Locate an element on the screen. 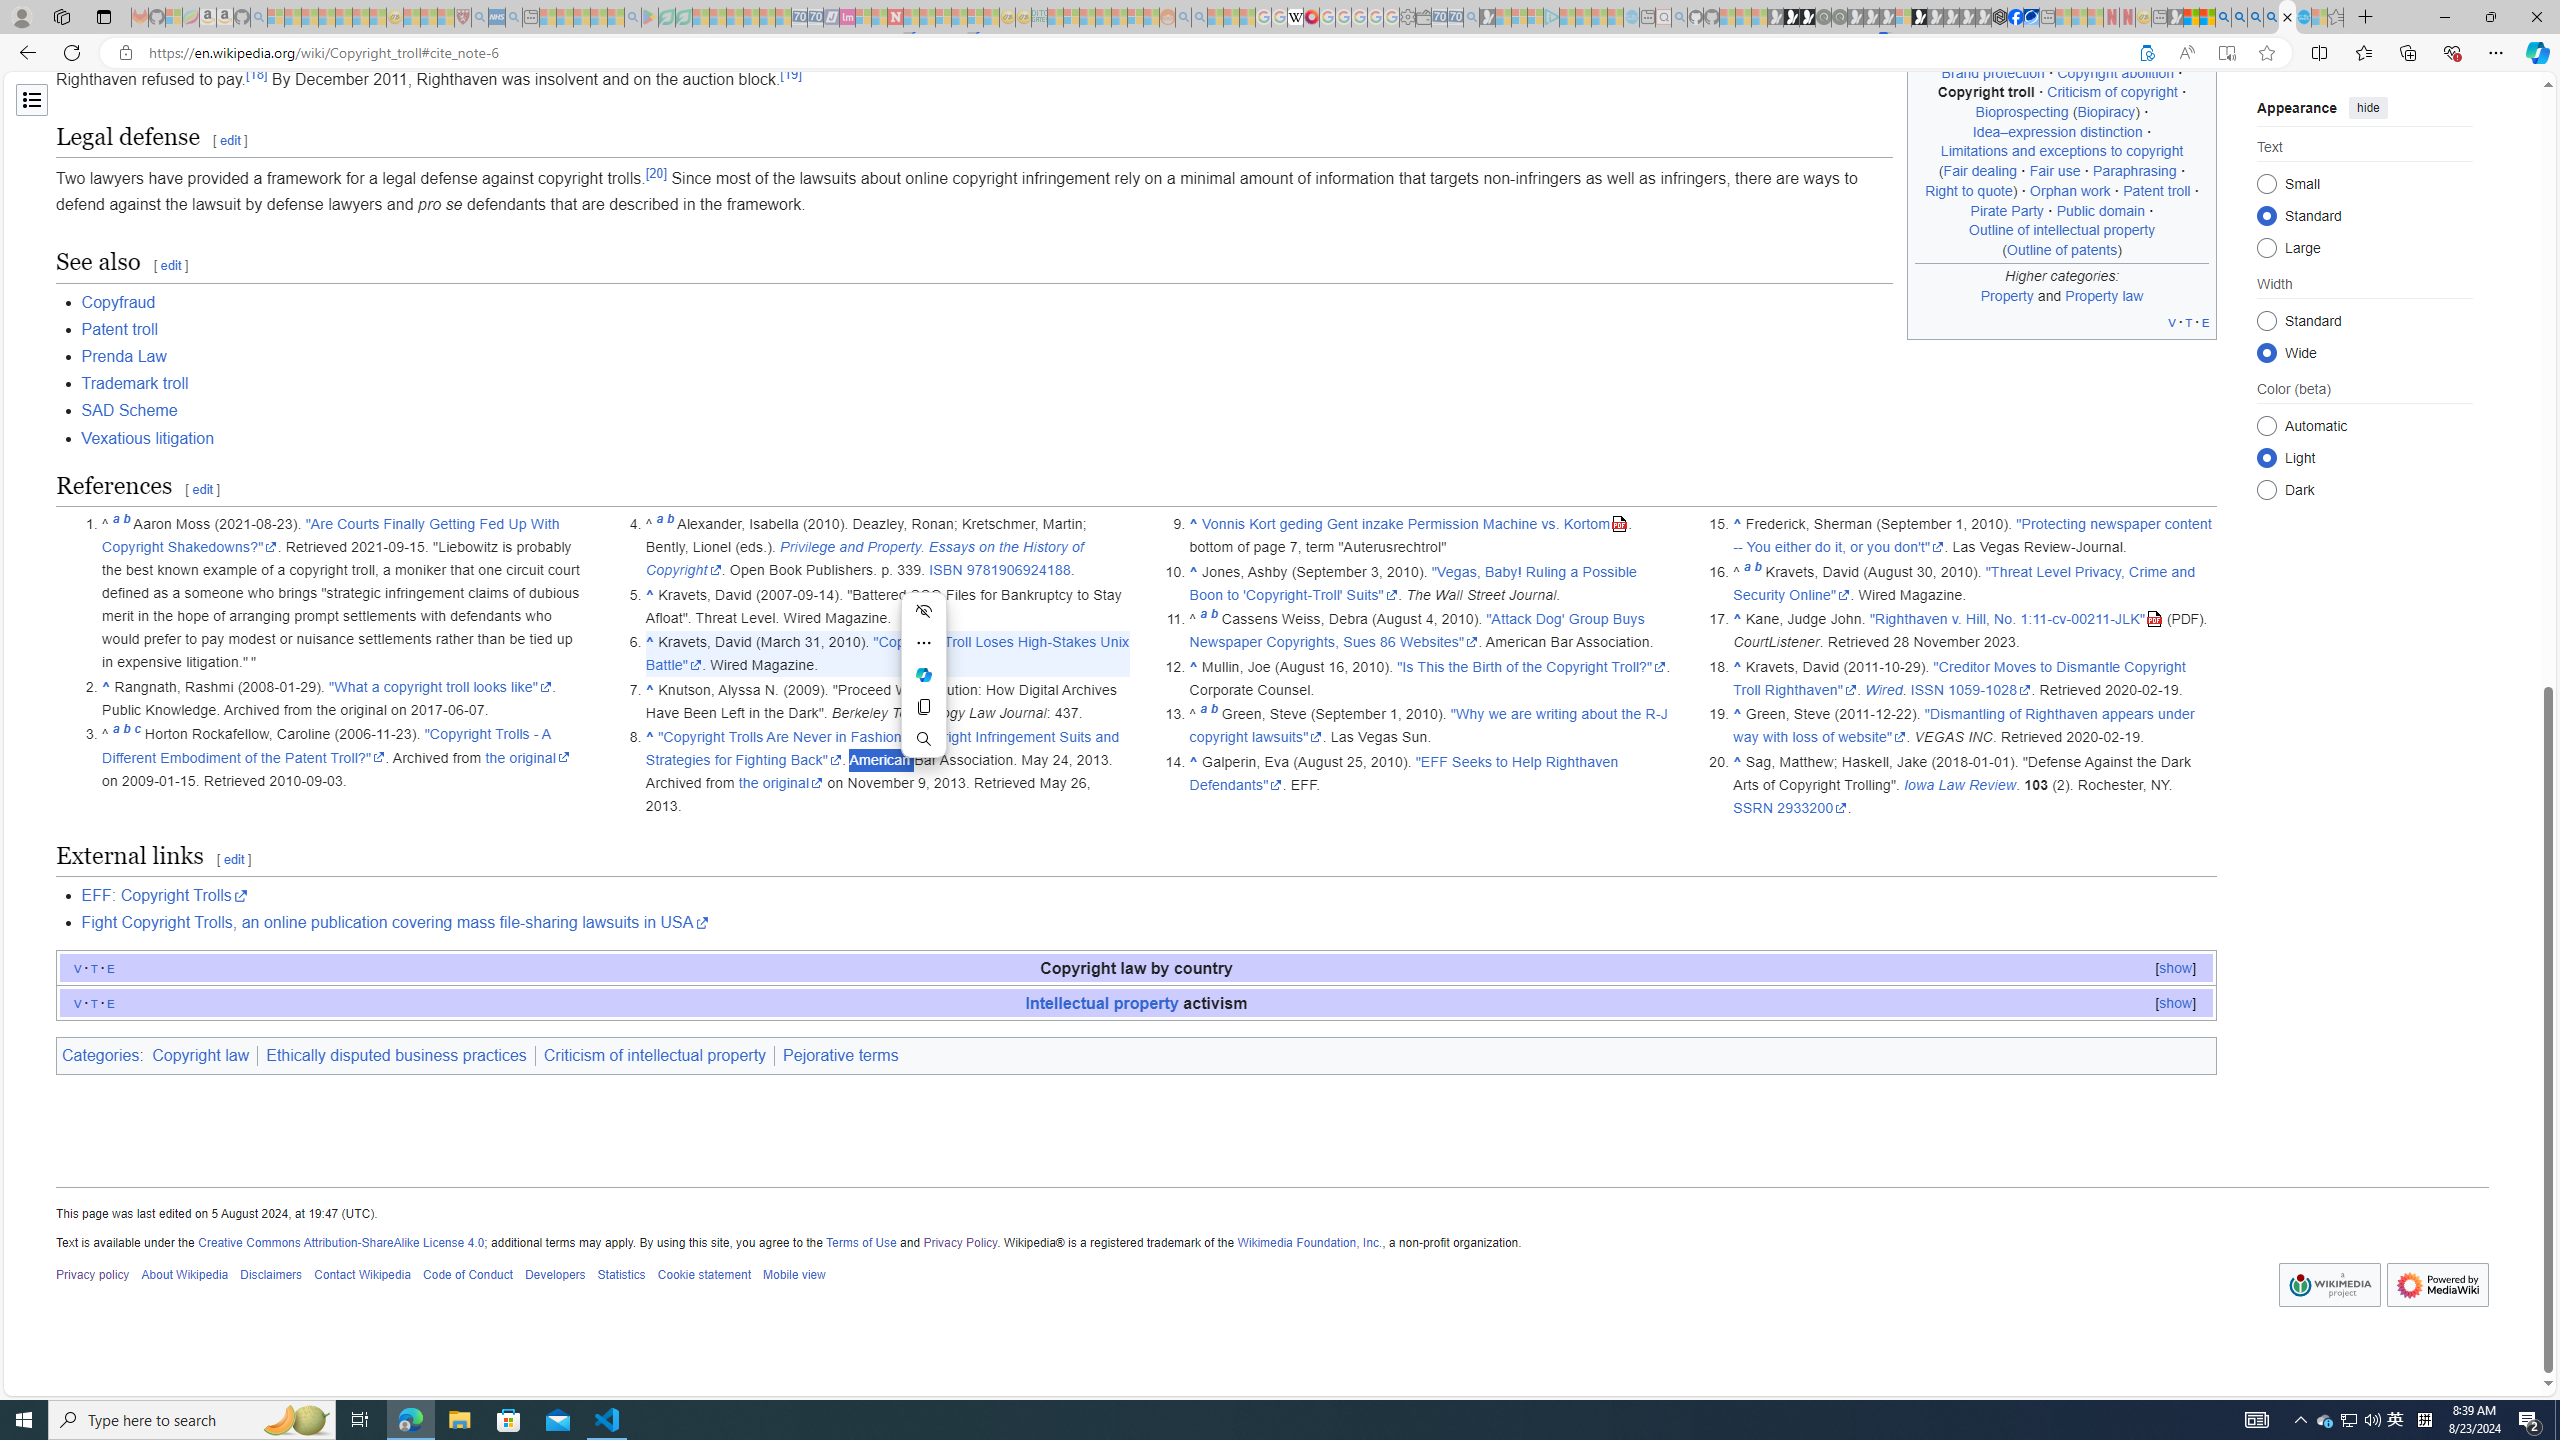 This screenshot has width=2560, height=1440. 'Outline of intellectual property' is located at coordinates (2062, 229).